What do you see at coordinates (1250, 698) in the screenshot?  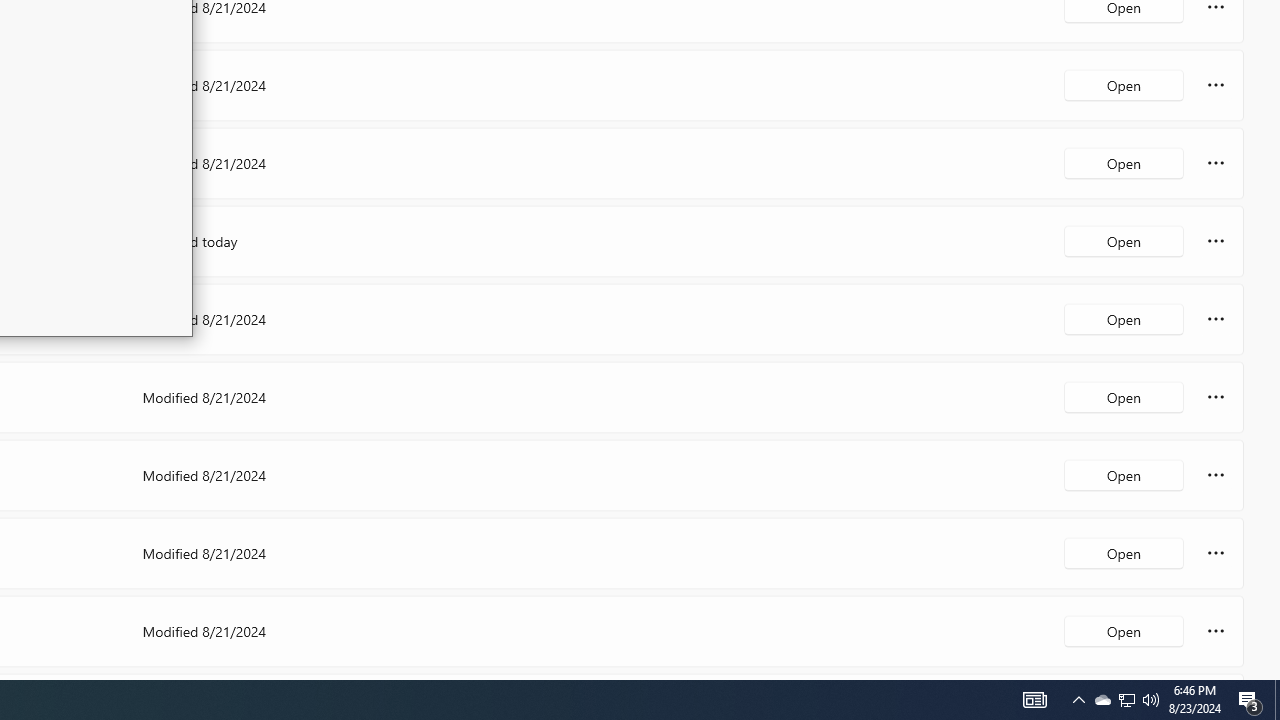 I see `'Show desktop'` at bounding box center [1250, 698].